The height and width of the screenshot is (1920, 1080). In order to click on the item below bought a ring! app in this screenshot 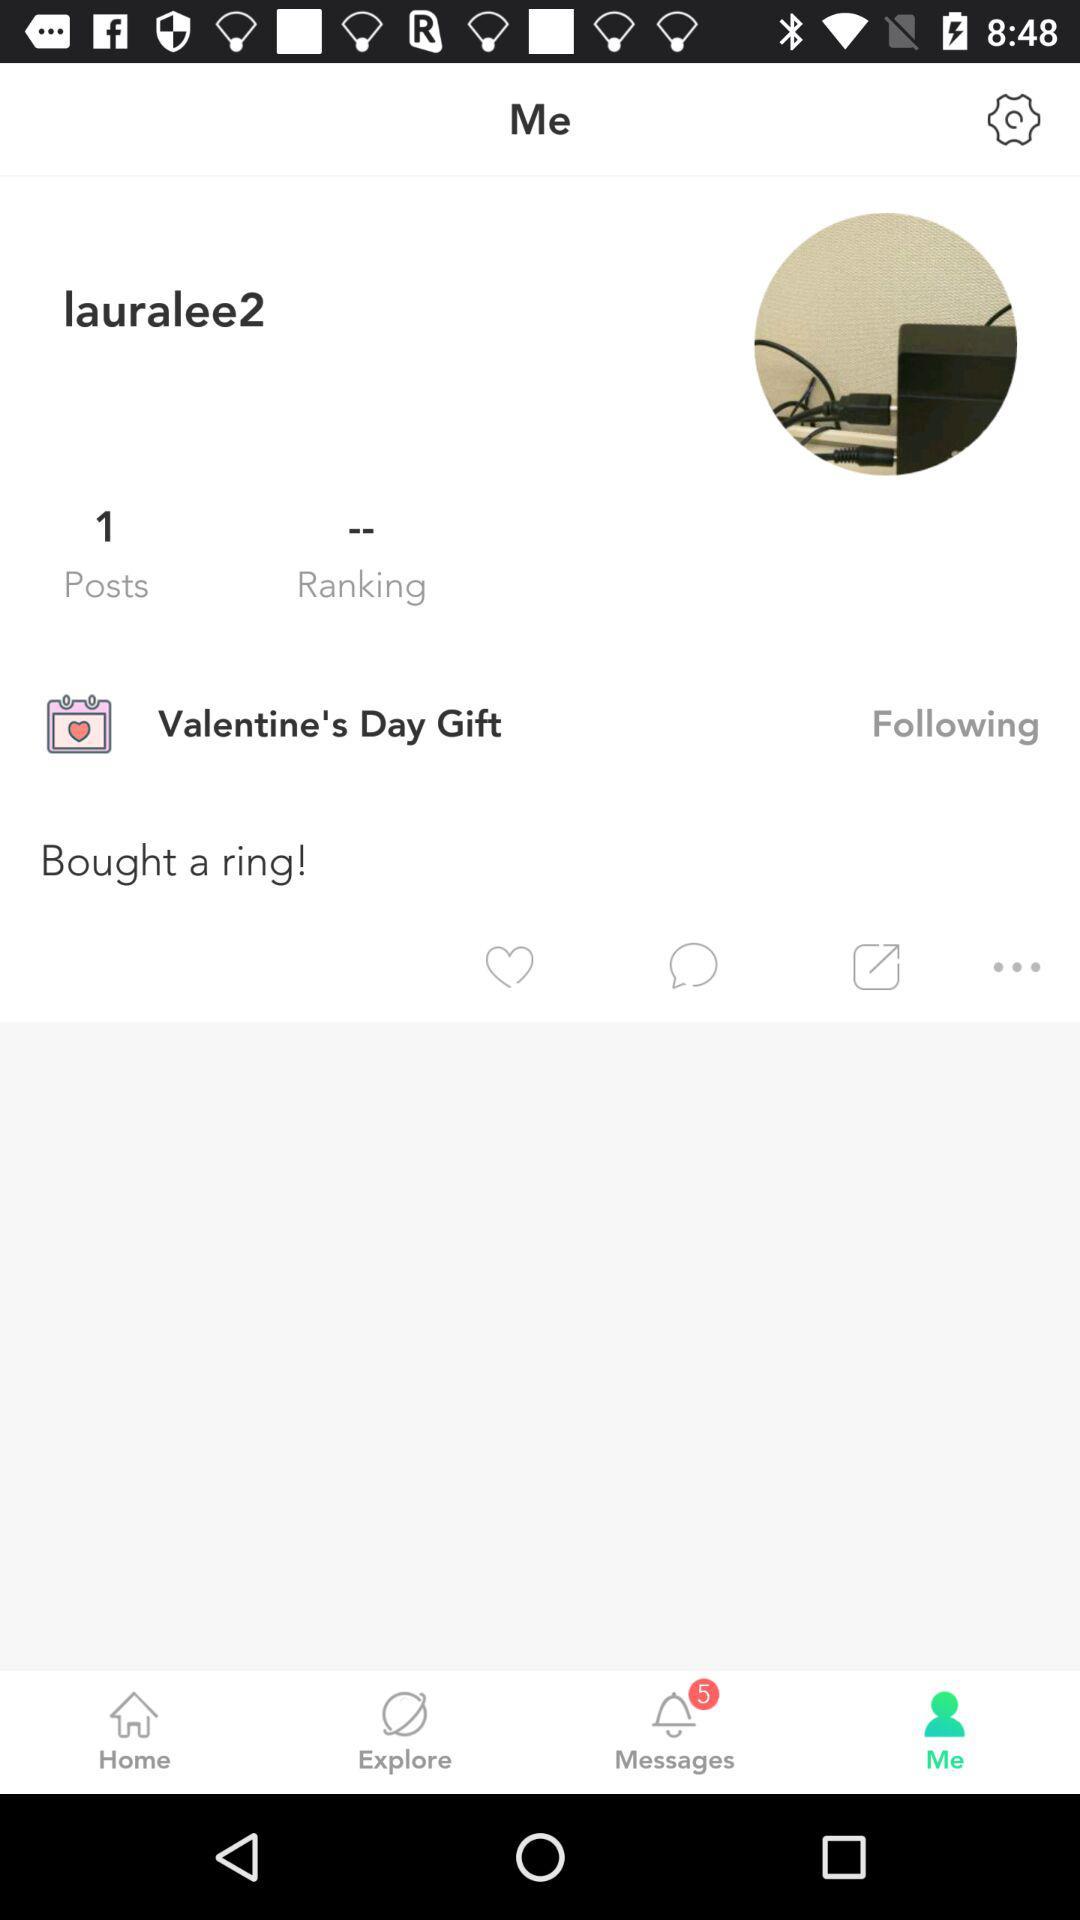, I will do `click(761, 967)`.